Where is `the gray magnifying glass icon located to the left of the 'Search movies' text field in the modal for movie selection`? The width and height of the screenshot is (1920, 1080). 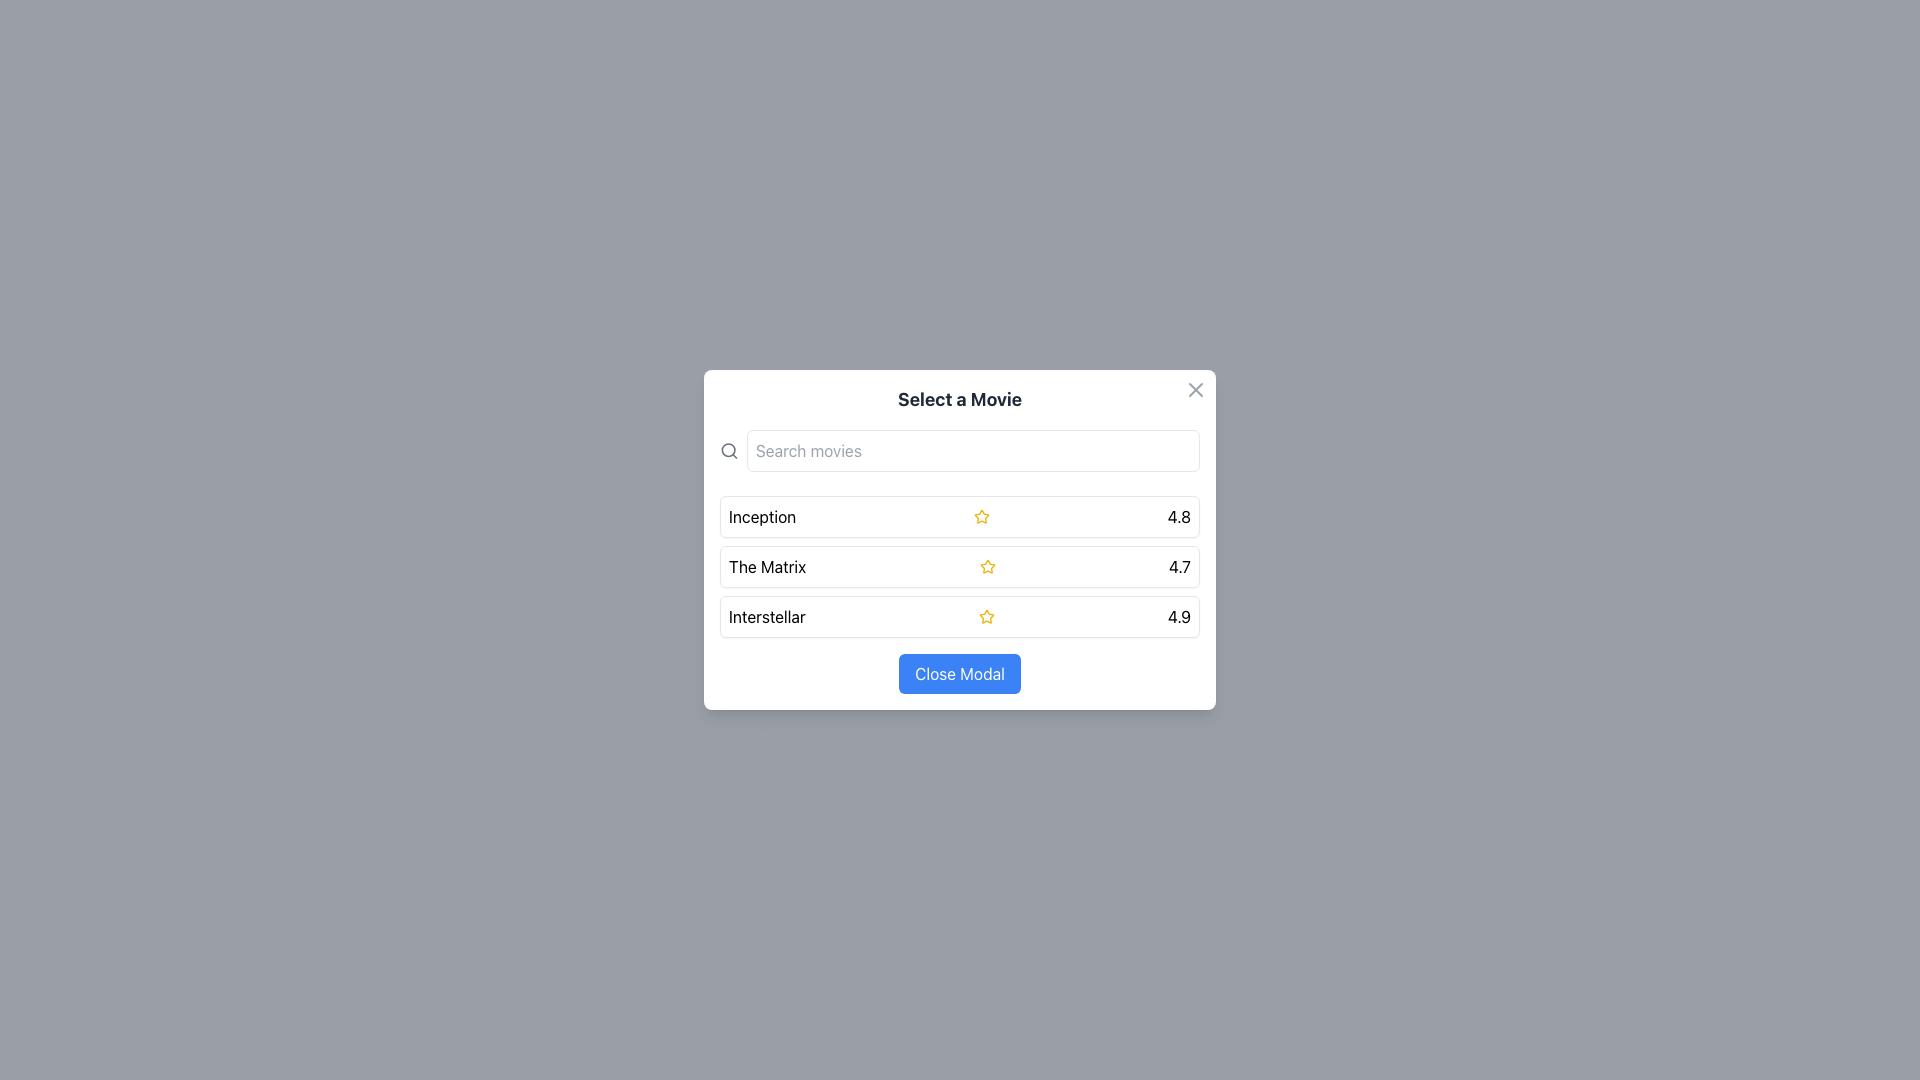 the gray magnifying glass icon located to the left of the 'Search movies' text field in the modal for movie selection is located at coordinates (728, 451).